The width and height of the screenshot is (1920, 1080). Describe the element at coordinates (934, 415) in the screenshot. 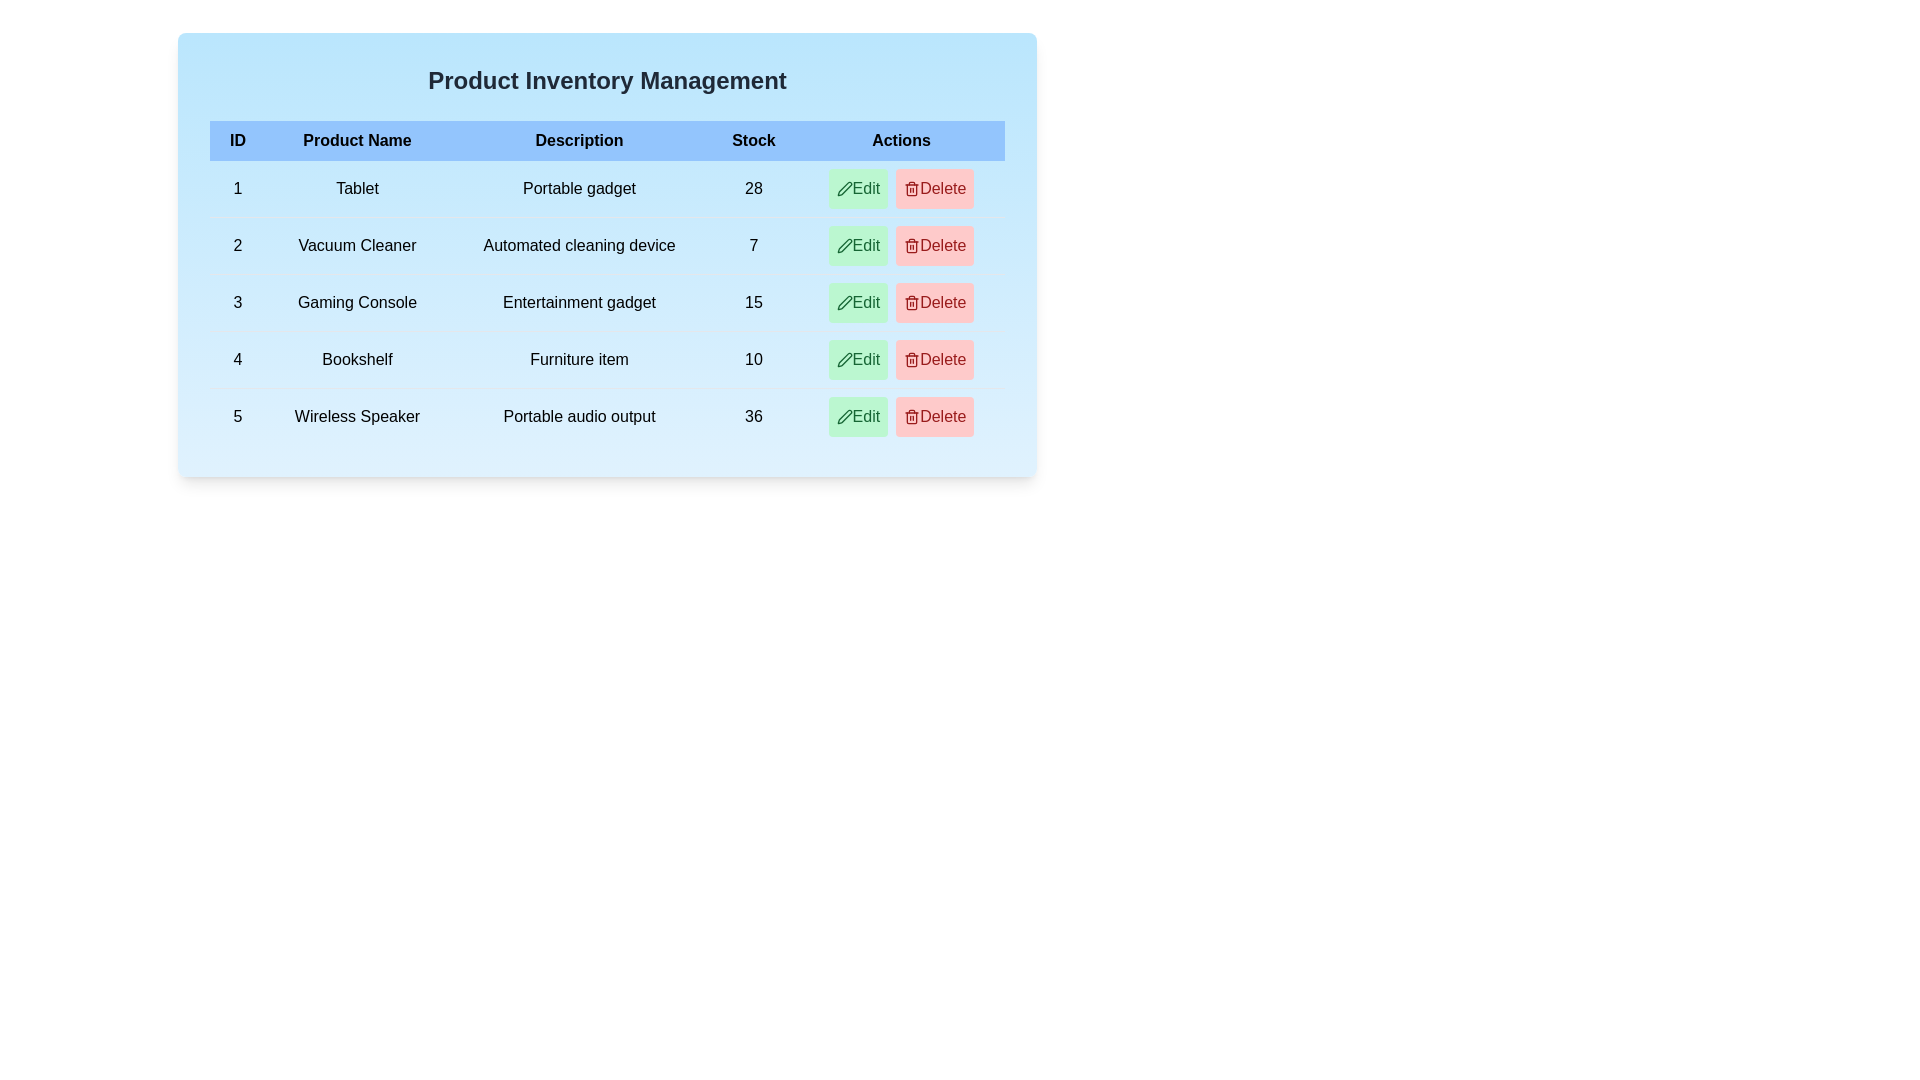

I see `the 'Delete' button with a red background and a trash can icon, located in the 'Actions' column for the 'Wireless Speaker' product entry` at that location.